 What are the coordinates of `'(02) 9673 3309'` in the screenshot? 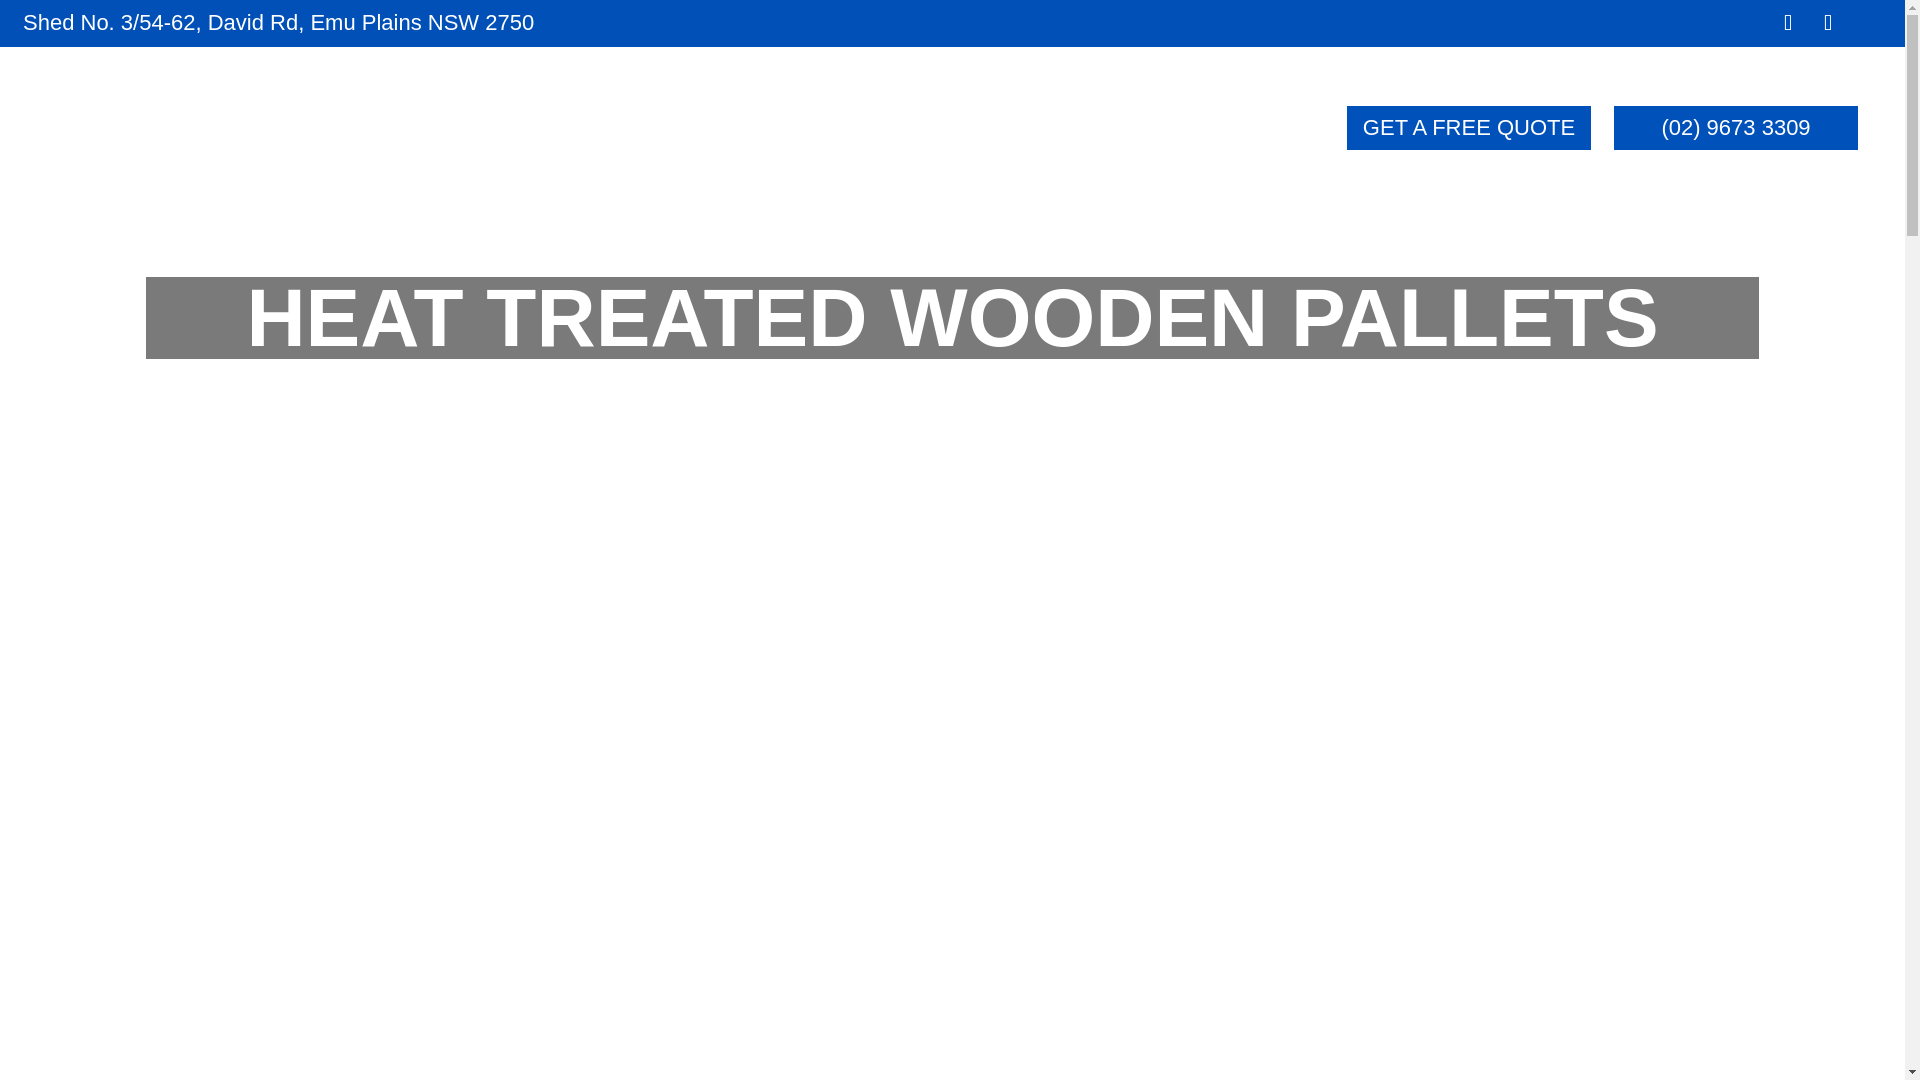 It's located at (1735, 127).